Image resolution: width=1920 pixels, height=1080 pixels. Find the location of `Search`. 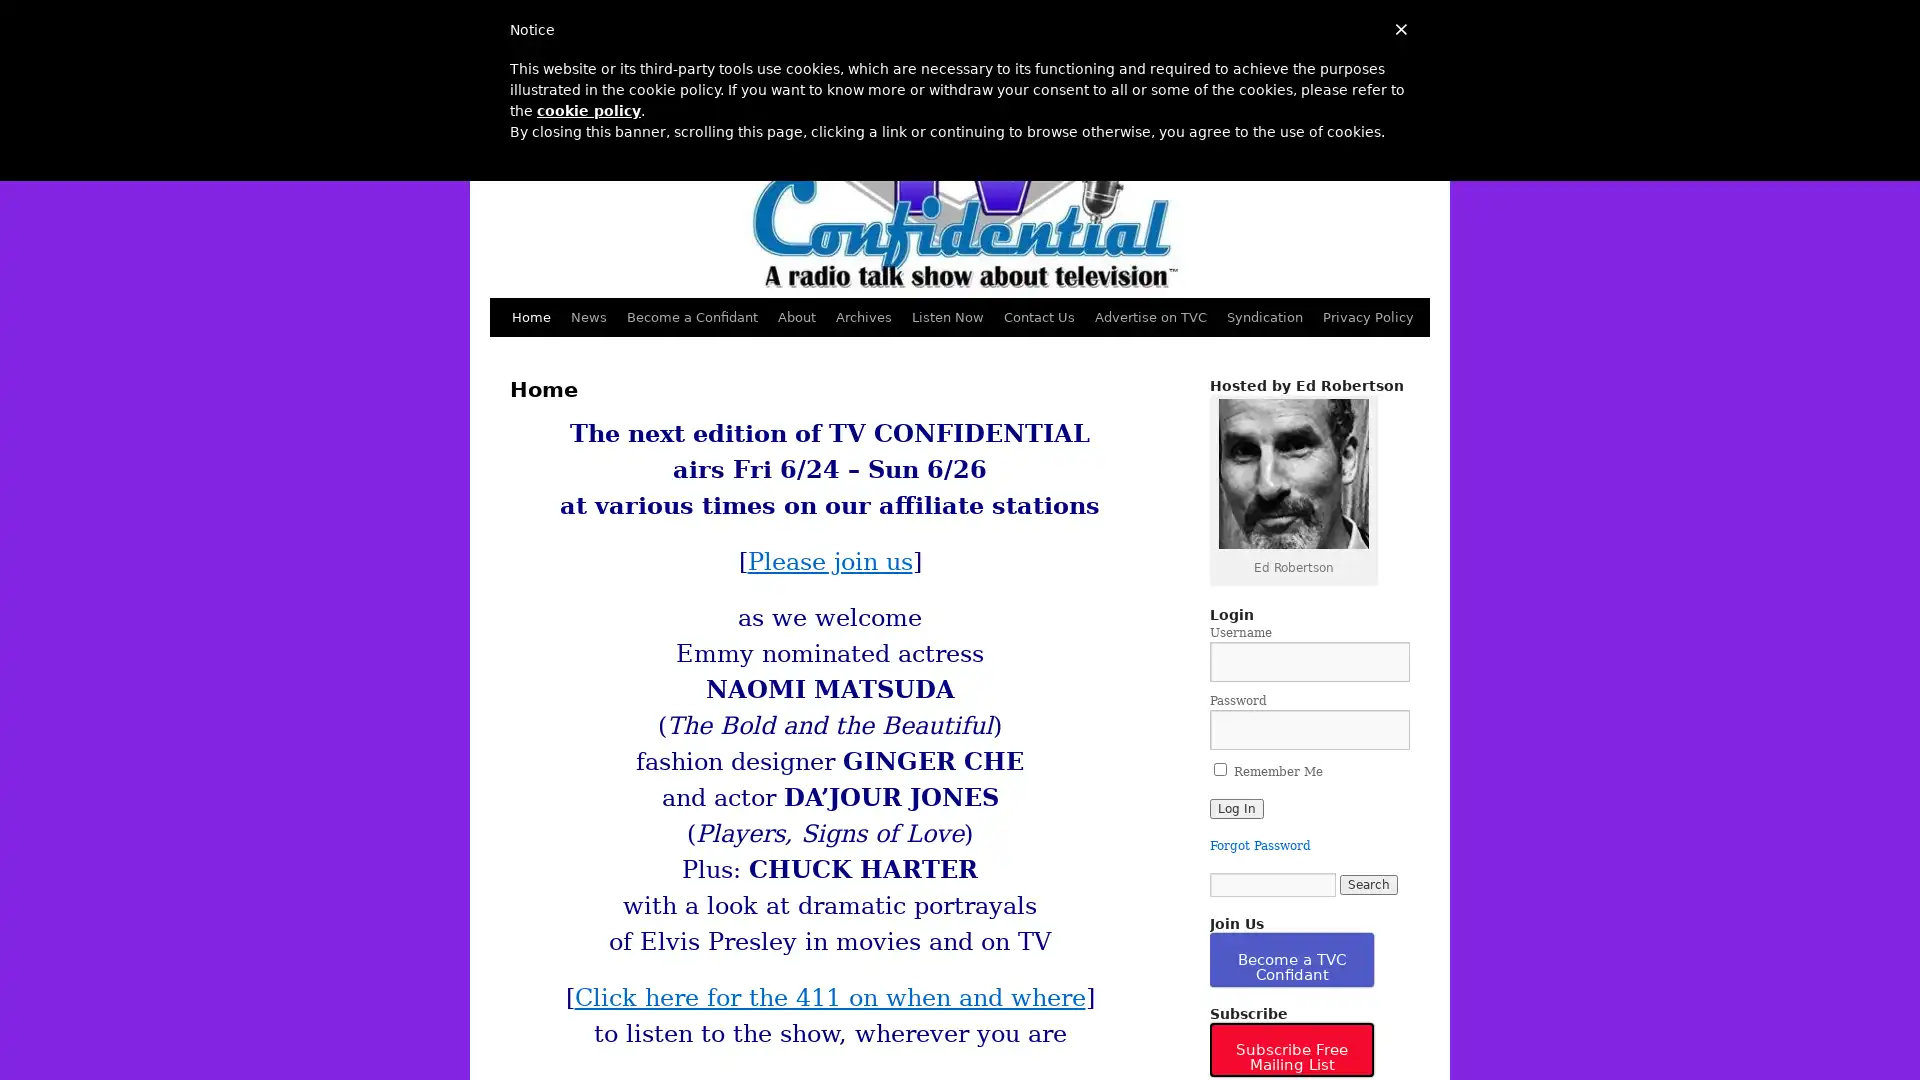

Search is located at coordinates (1367, 883).